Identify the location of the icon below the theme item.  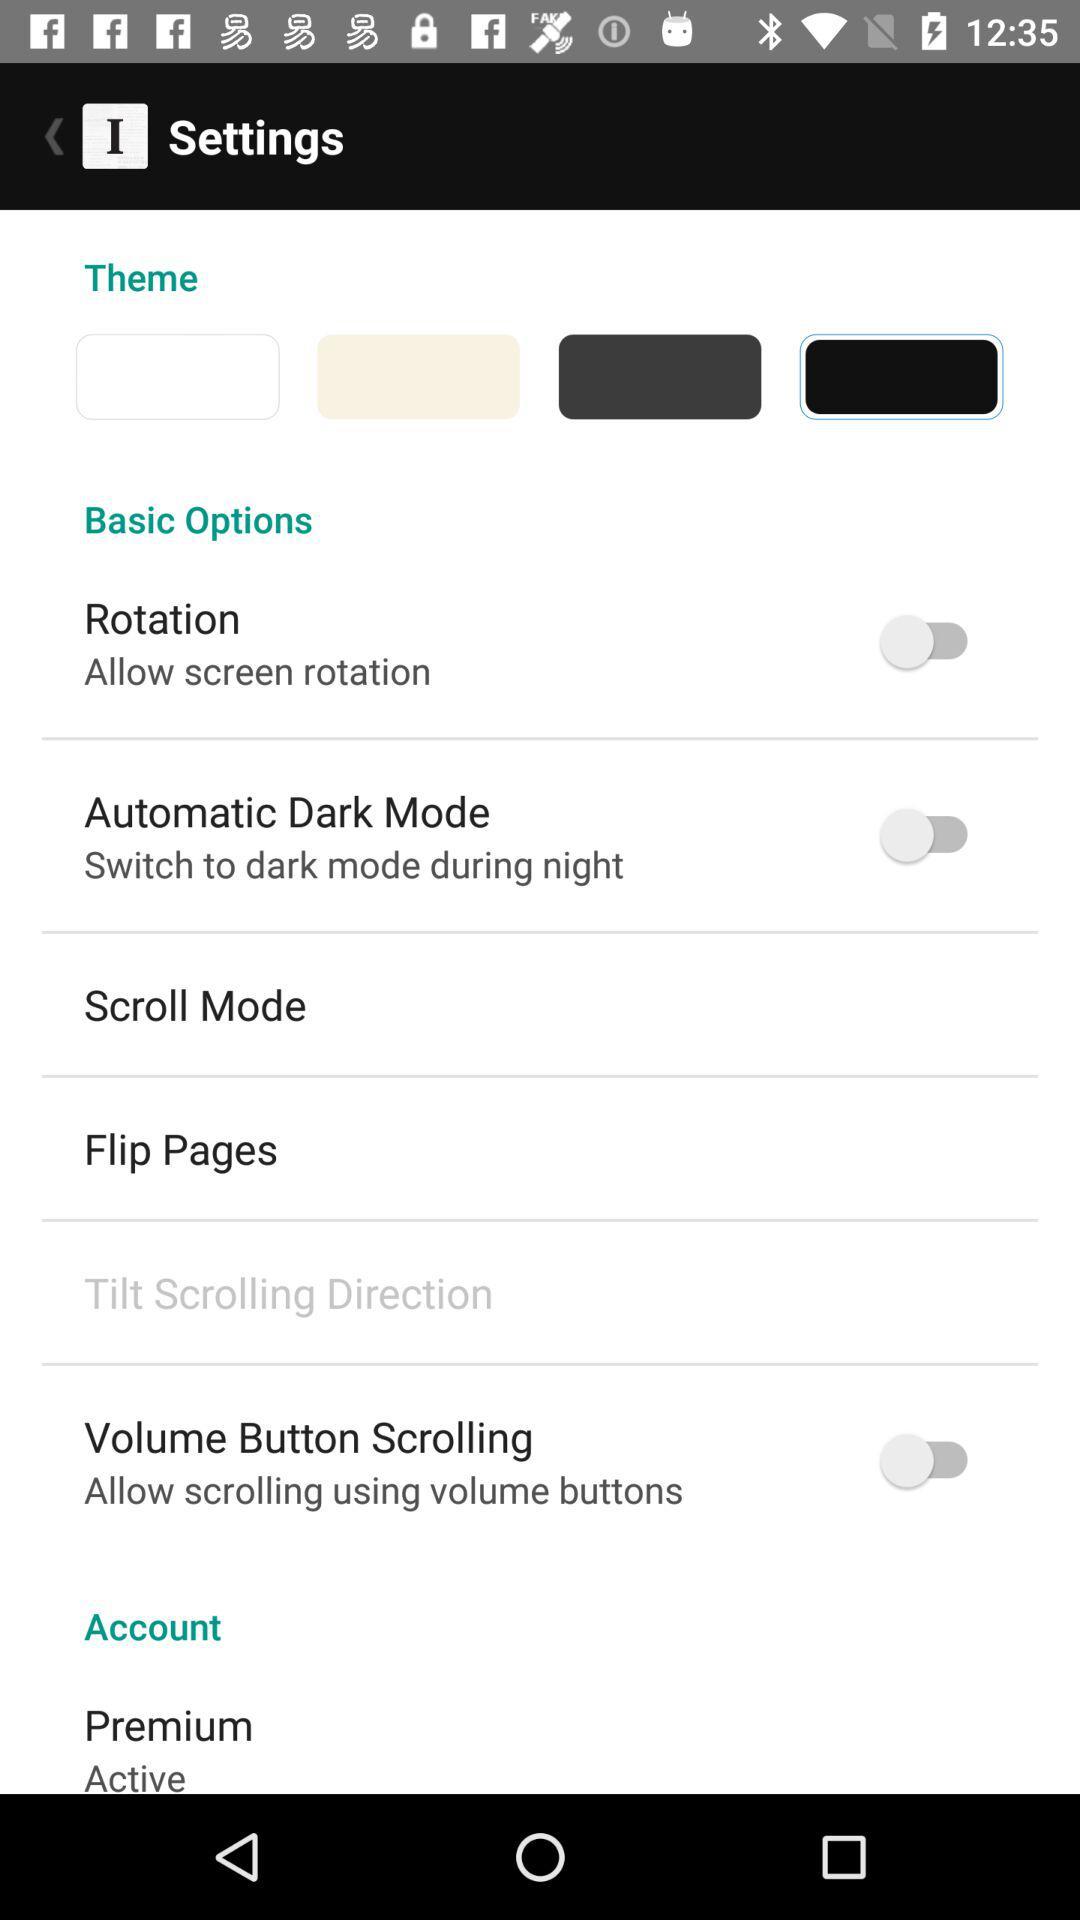
(56, 376).